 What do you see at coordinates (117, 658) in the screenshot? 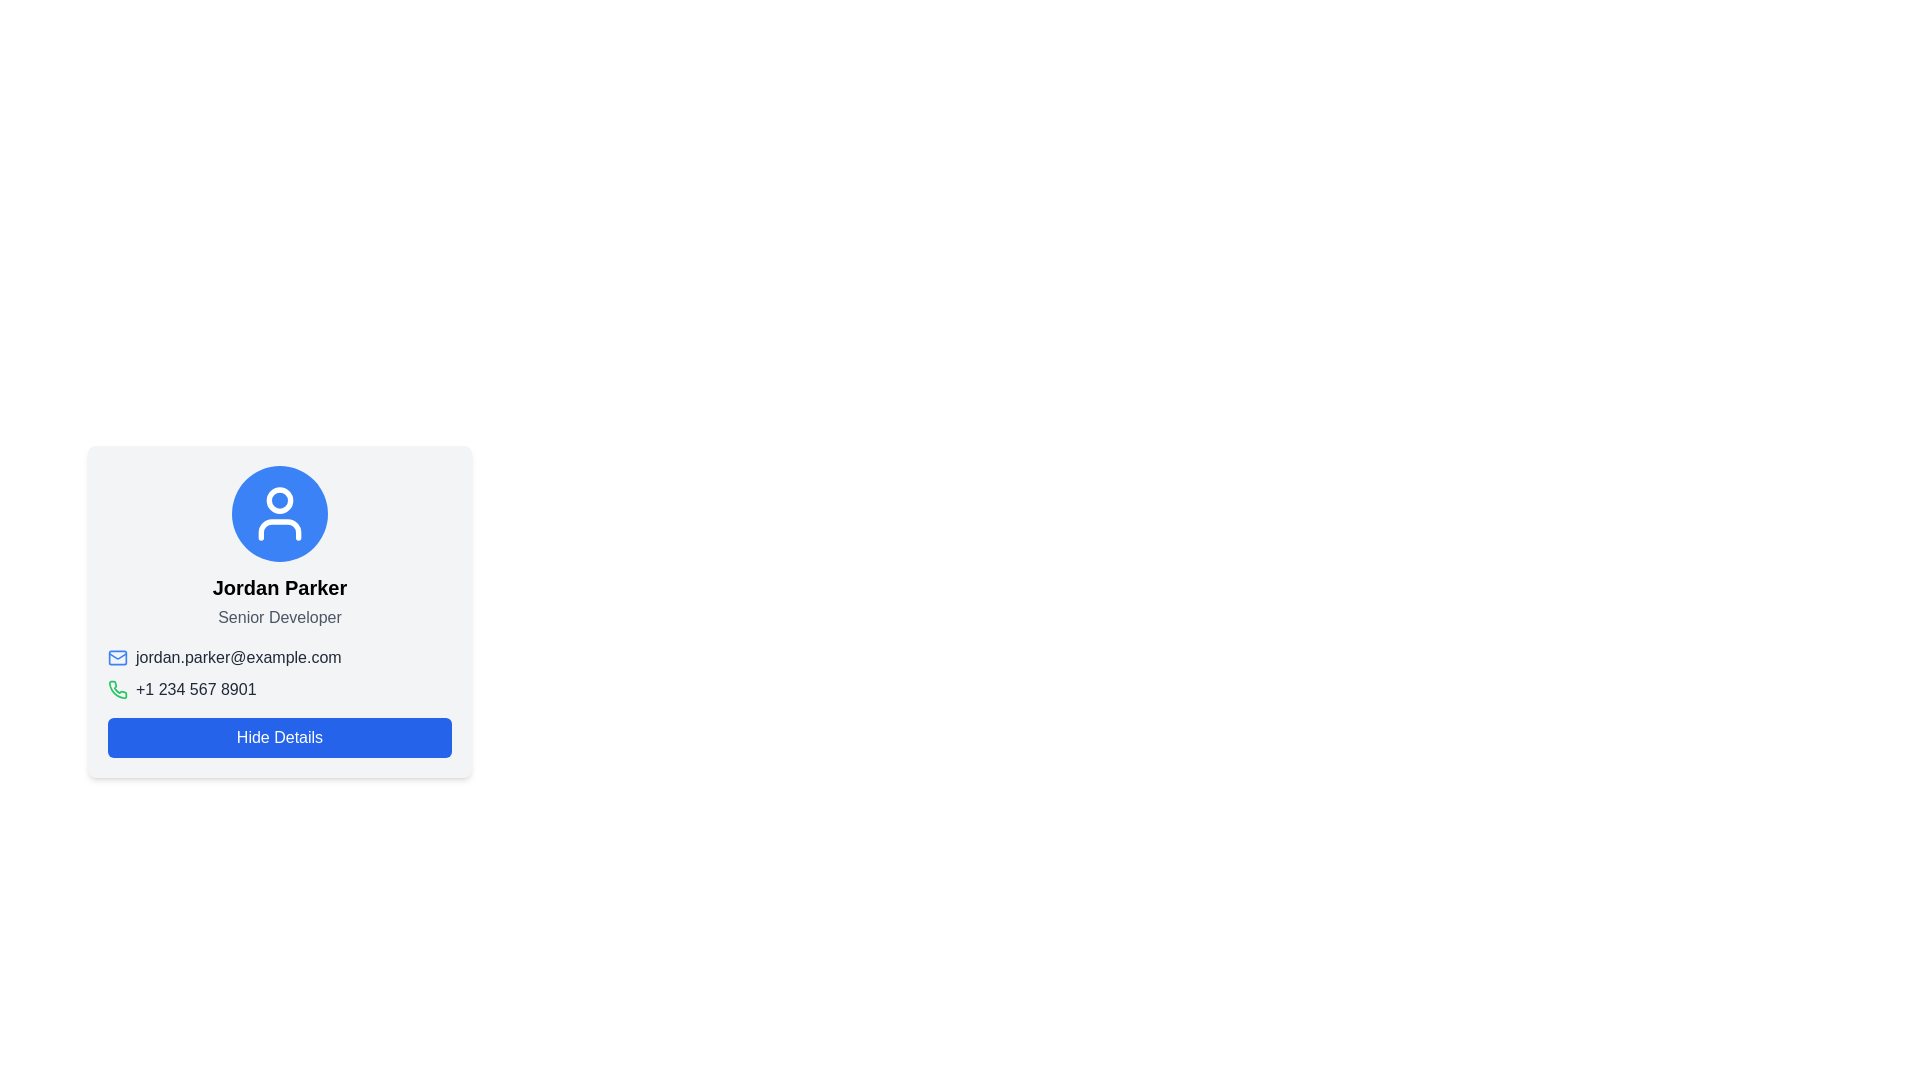
I see `the decorative icon representing the email address, located to the left of 'jordan.parker@example.com'` at bounding box center [117, 658].